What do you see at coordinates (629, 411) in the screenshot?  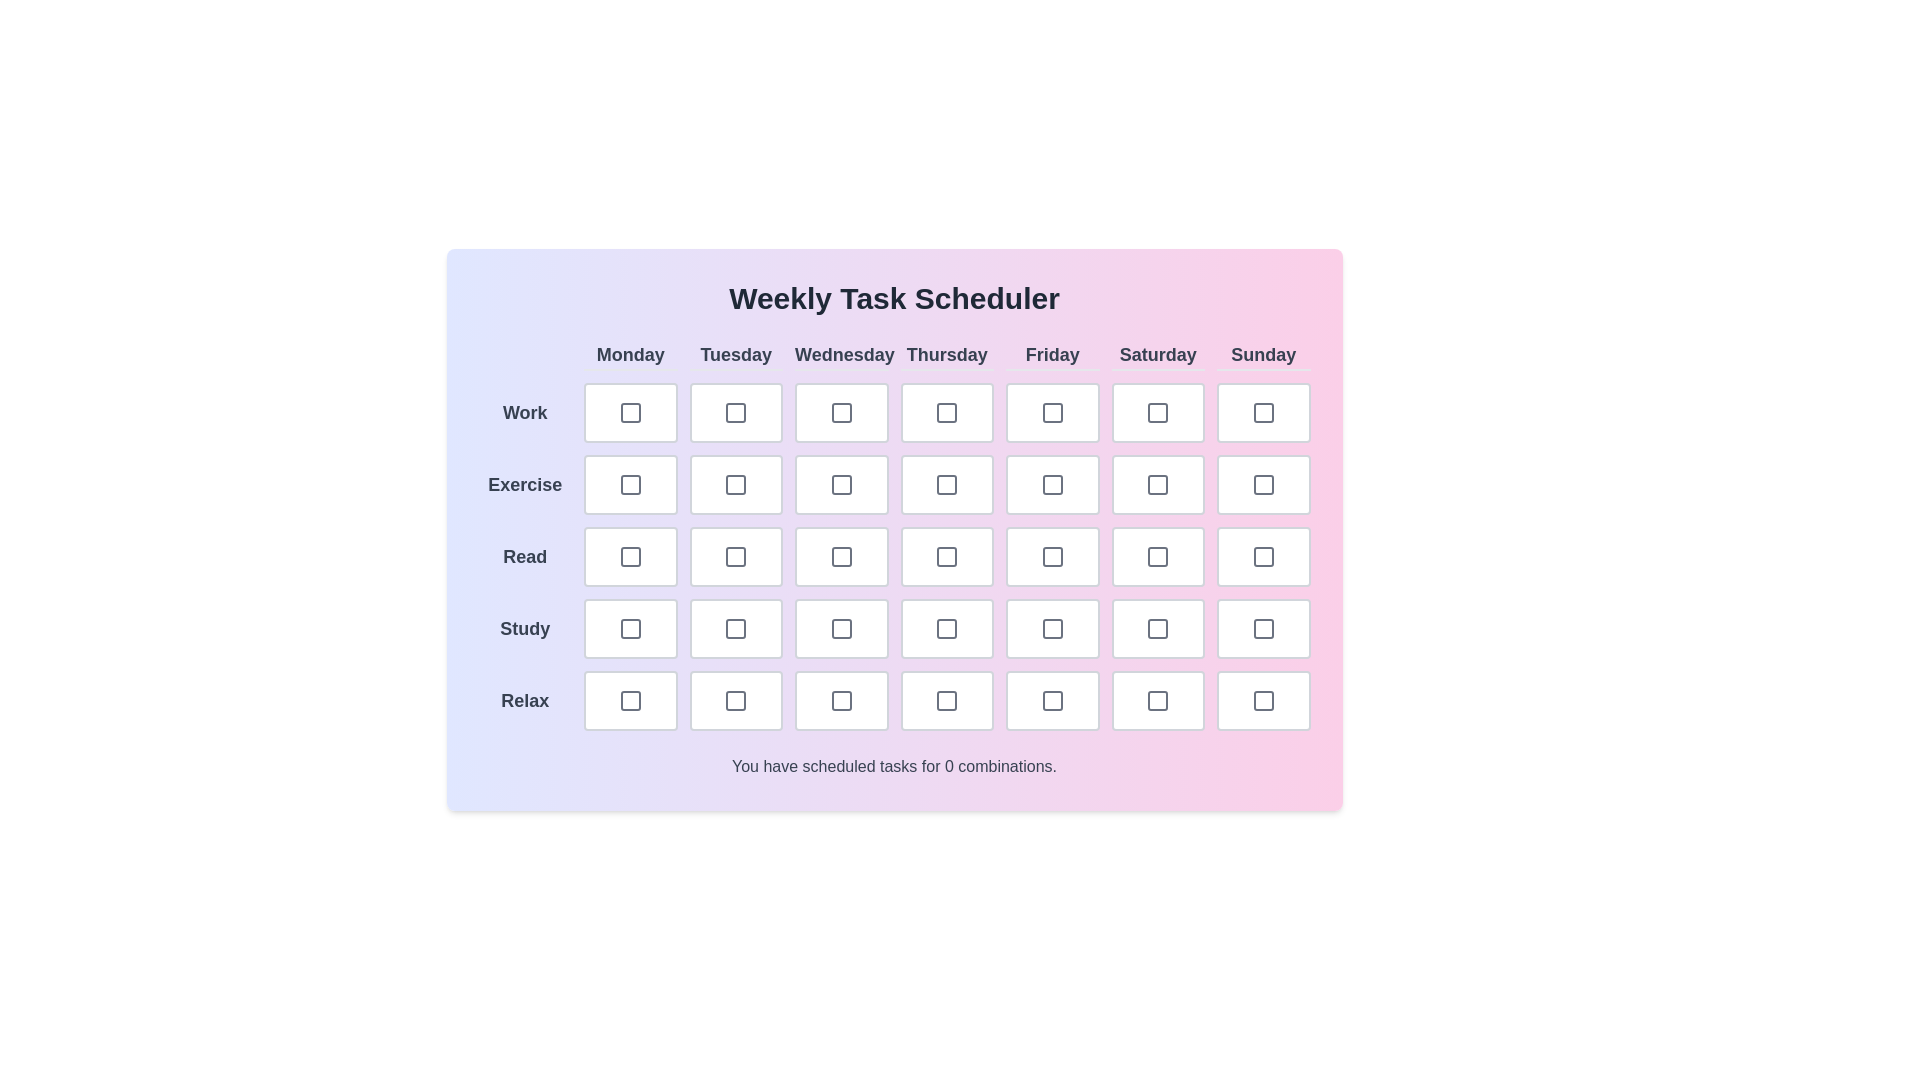 I see `the checkbox for the task Work on Monday to toggle its selection` at bounding box center [629, 411].